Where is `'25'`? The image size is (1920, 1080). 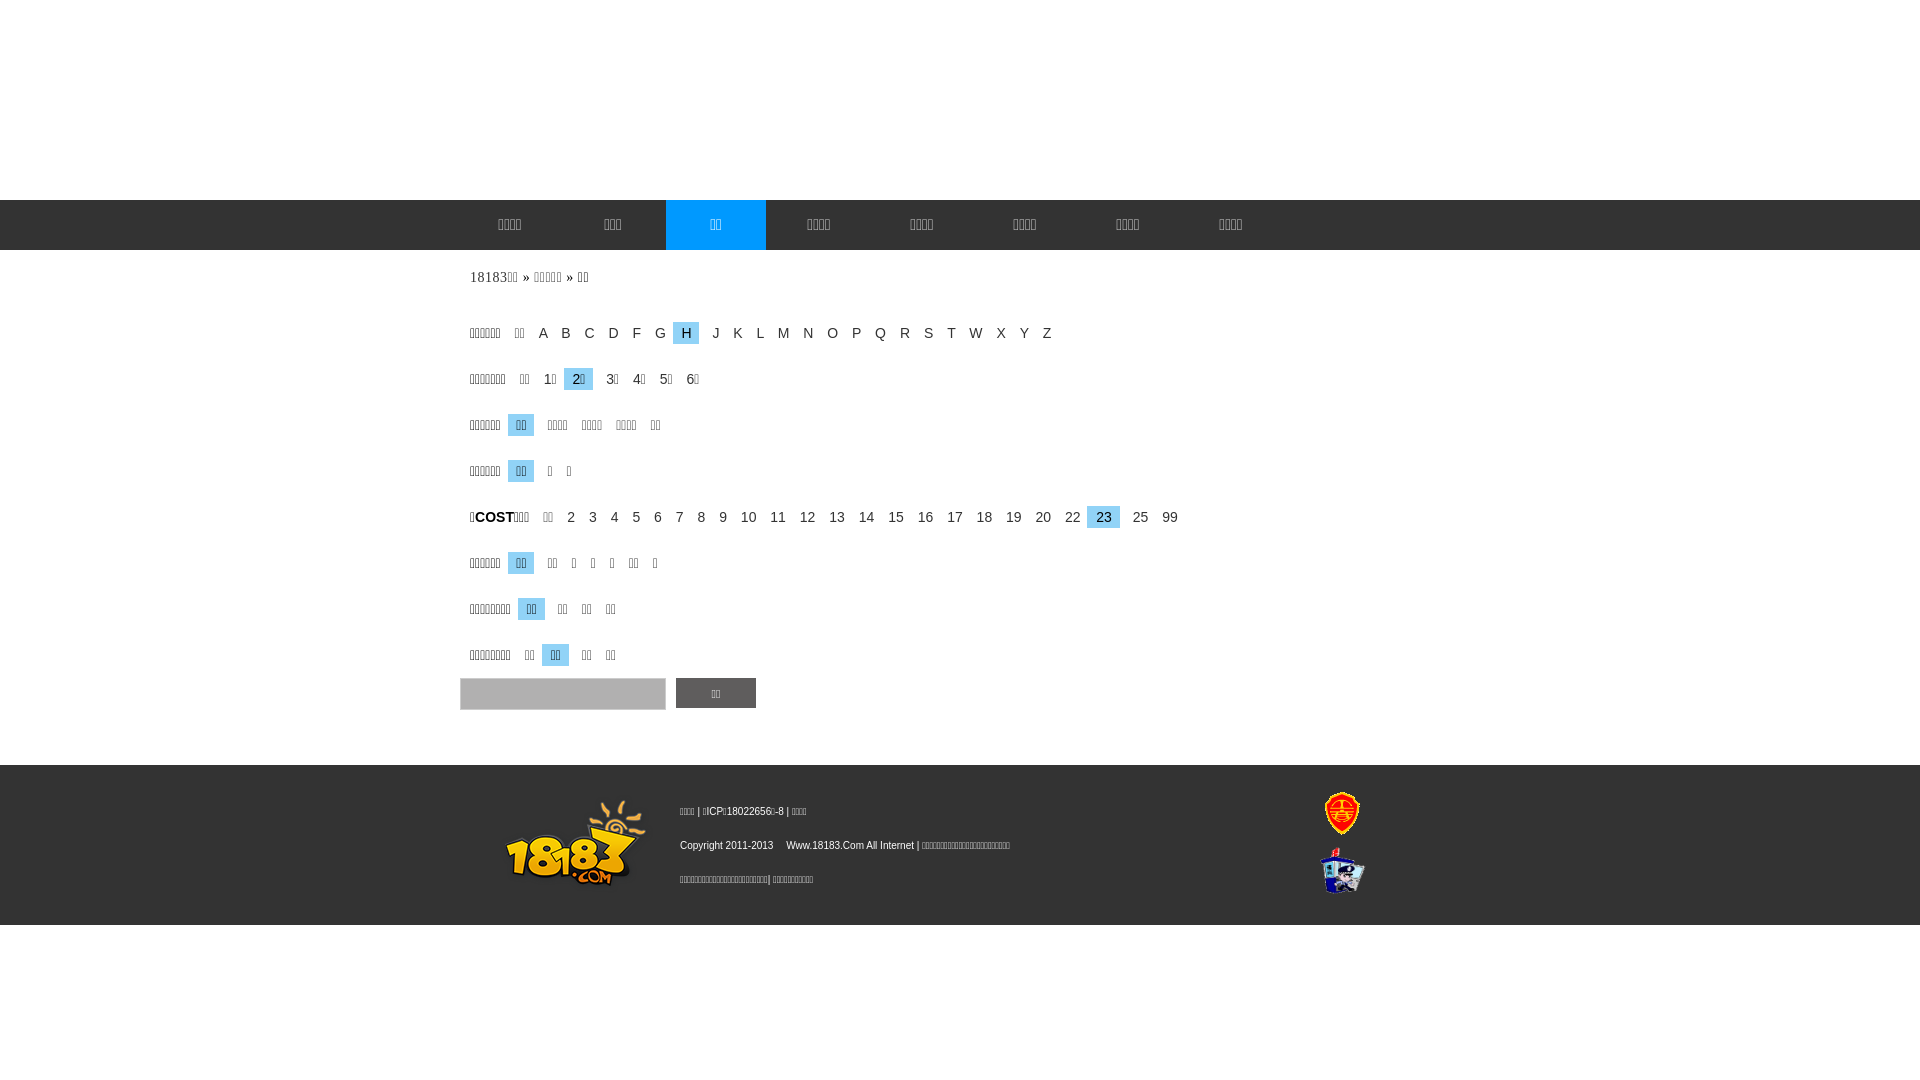
'25' is located at coordinates (1136, 515).